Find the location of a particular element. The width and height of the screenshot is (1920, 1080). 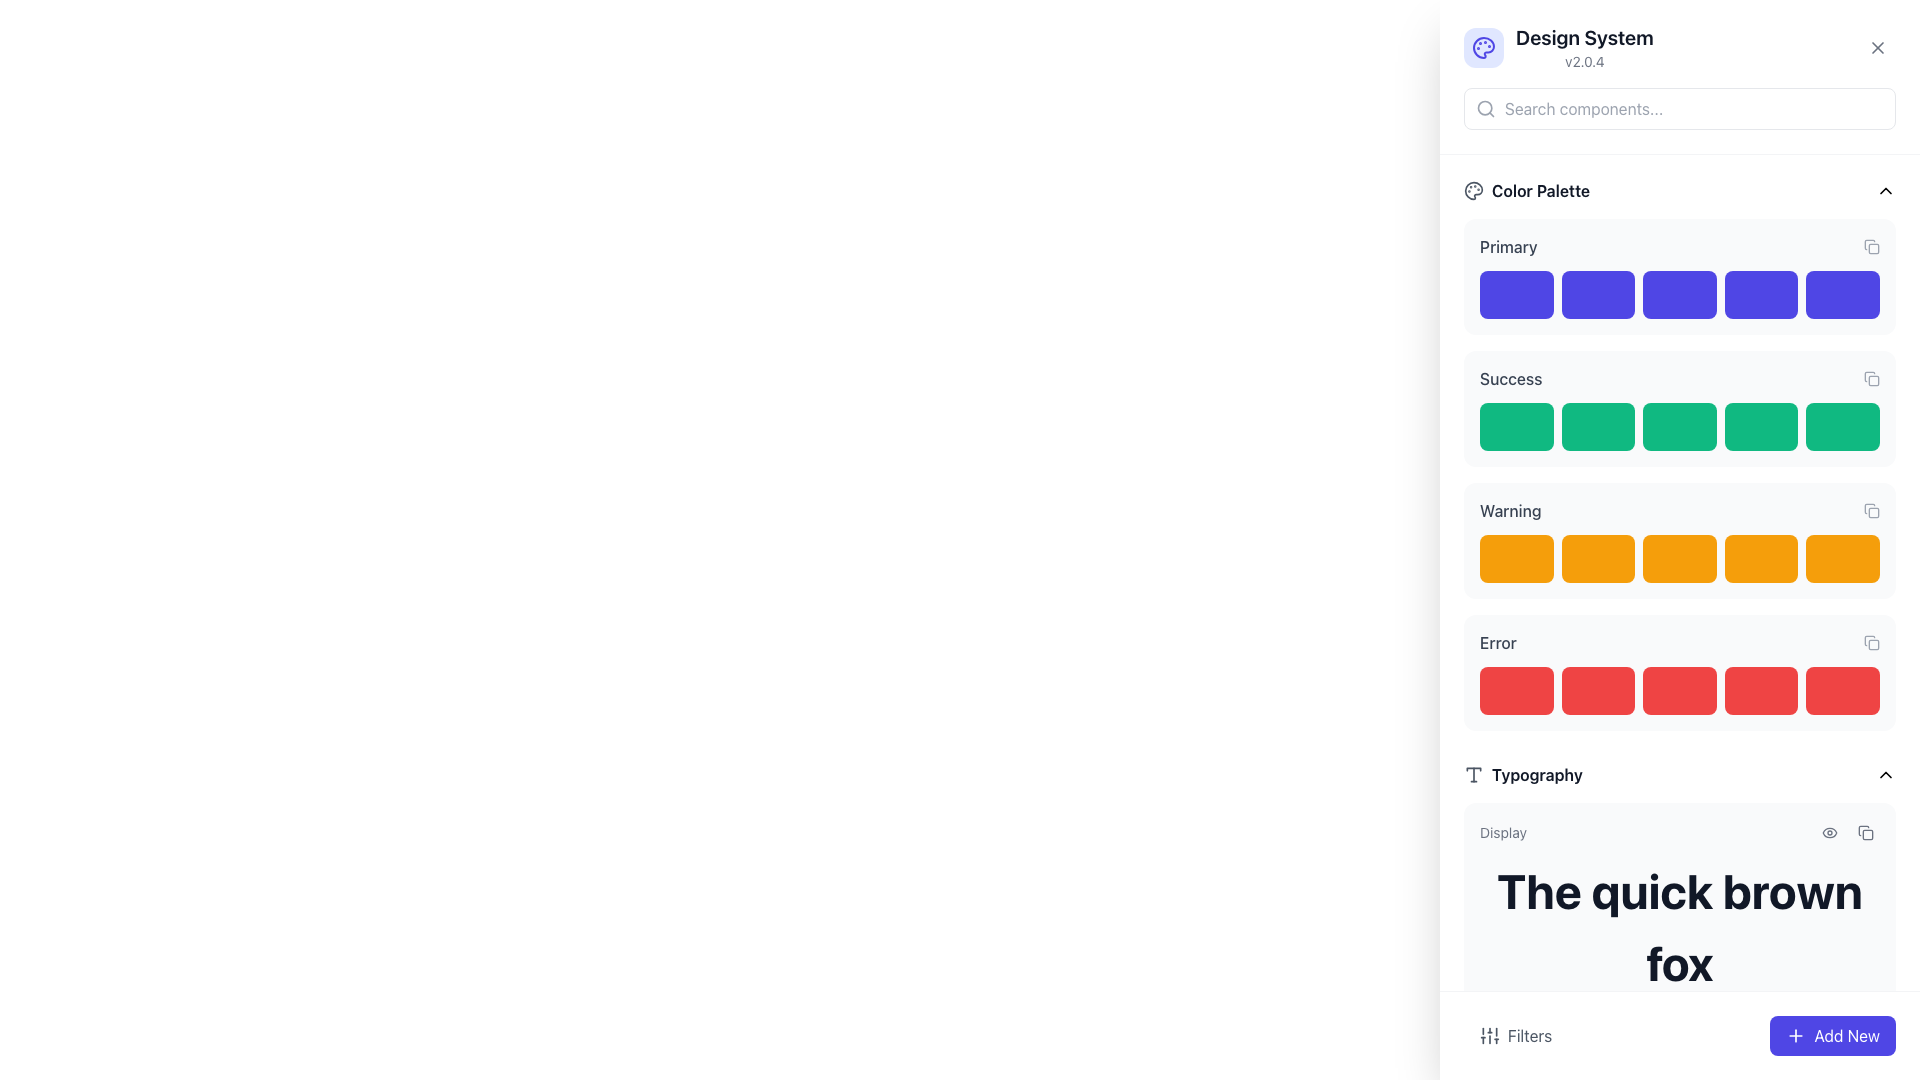

the third blue color swatch in the 'Primary' section of the 'Color Palette' group for potential interaction is located at coordinates (1679, 294).